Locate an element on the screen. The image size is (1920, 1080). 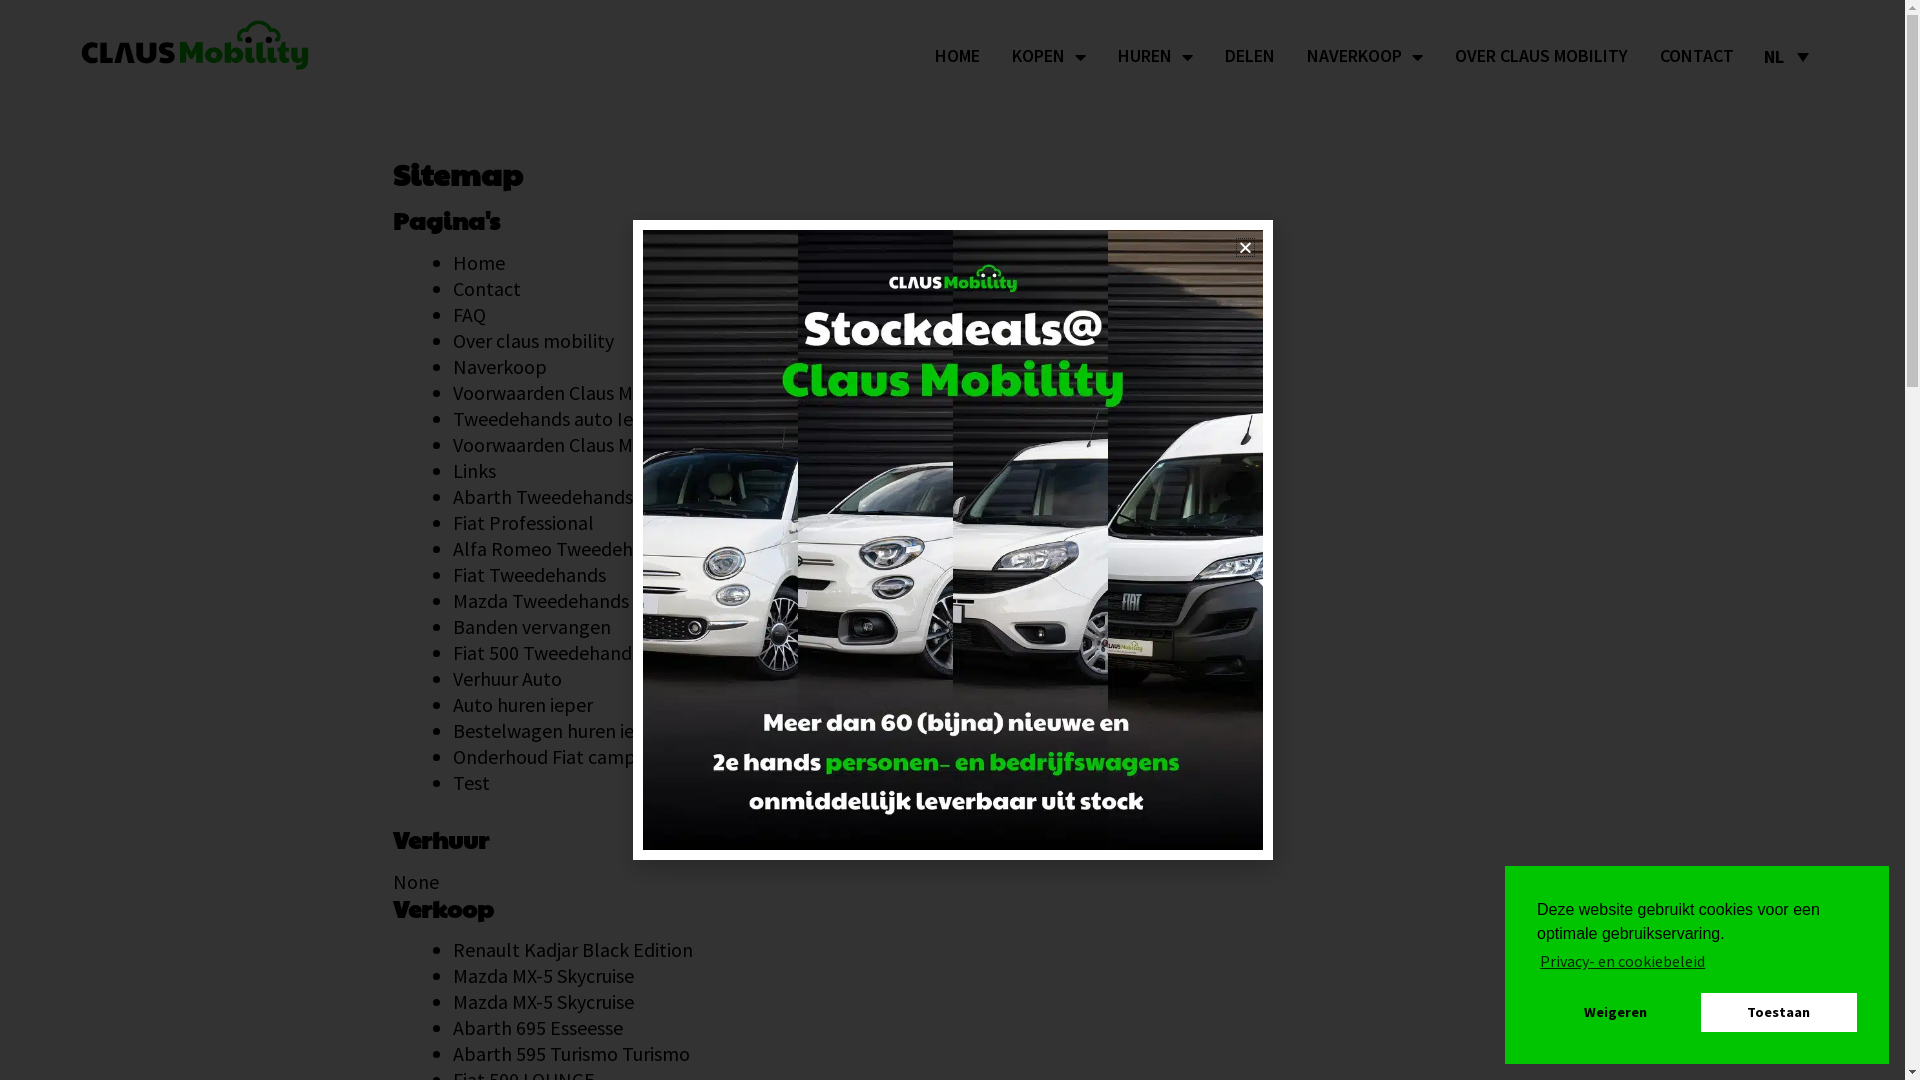
'Toestaan' is located at coordinates (1779, 1011).